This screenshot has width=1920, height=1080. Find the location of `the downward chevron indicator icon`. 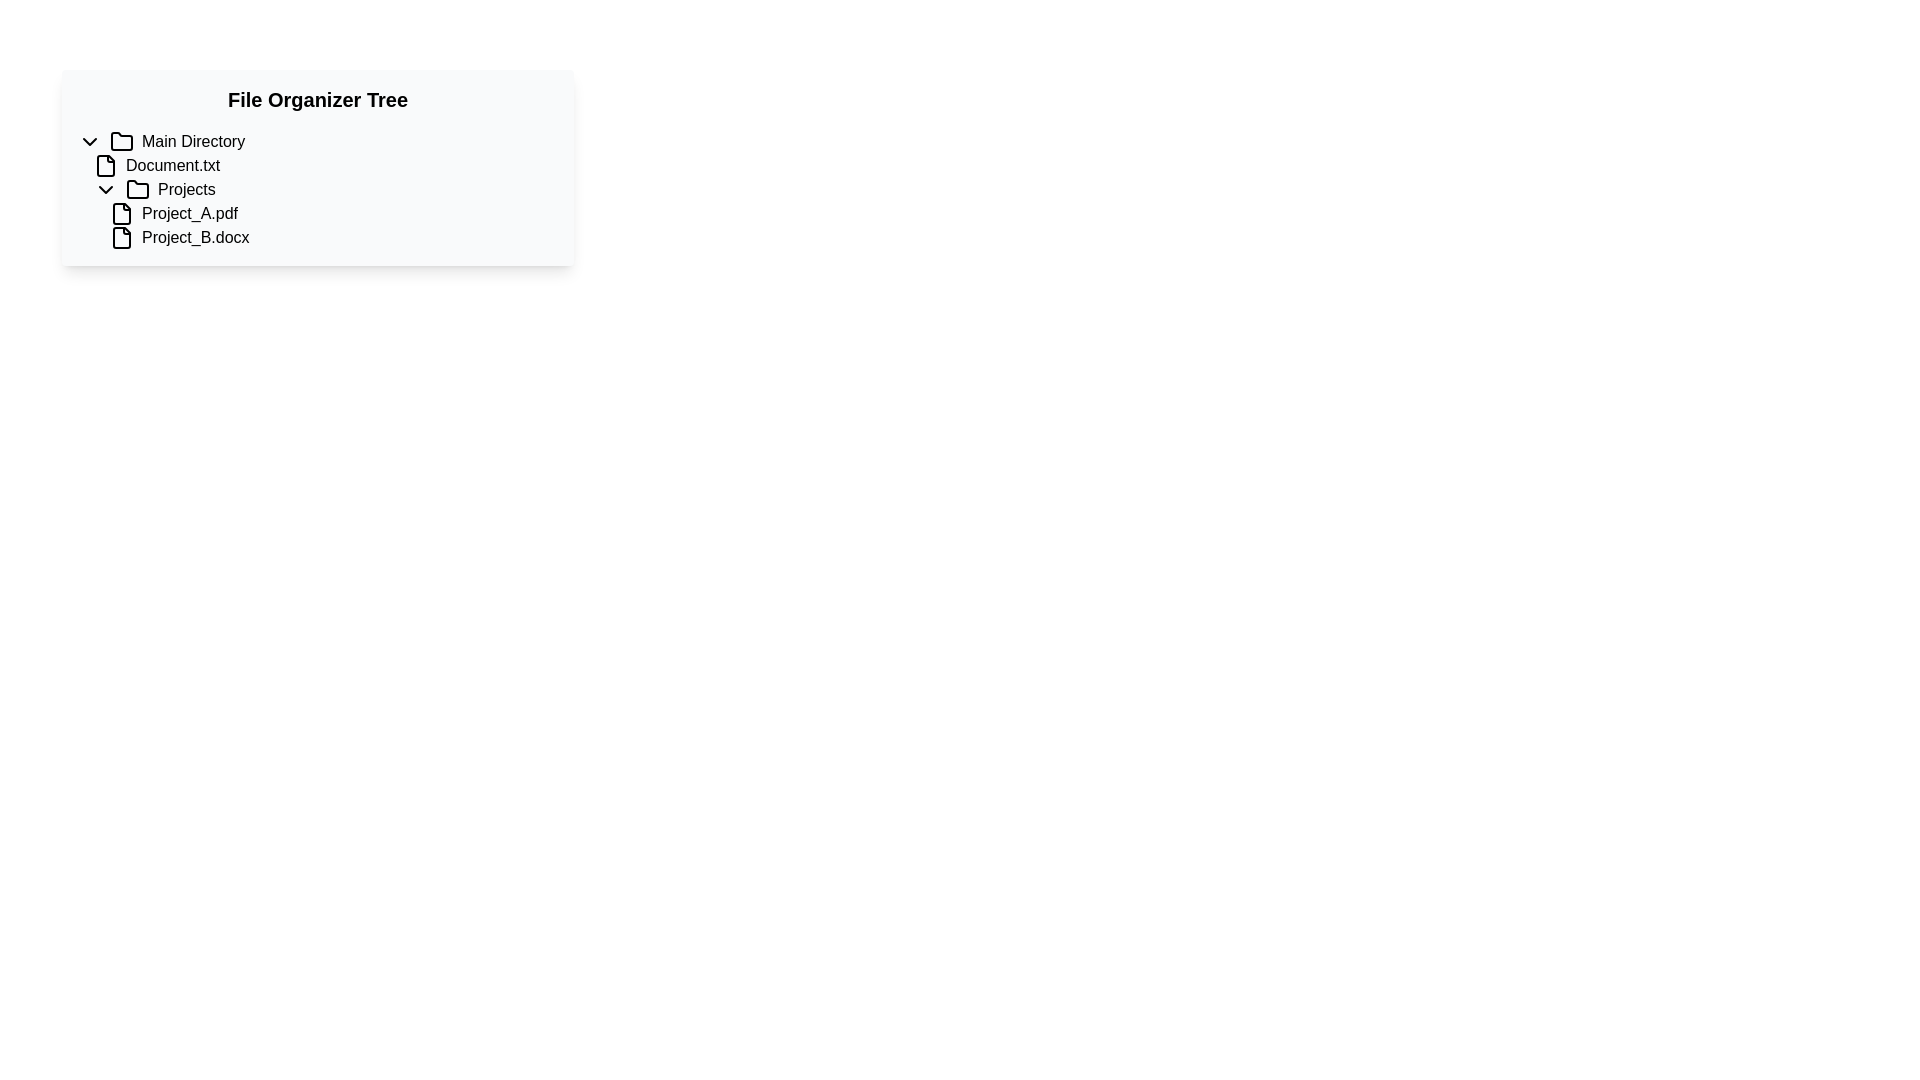

the downward chevron indicator icon is located at coordinates (104, 189).